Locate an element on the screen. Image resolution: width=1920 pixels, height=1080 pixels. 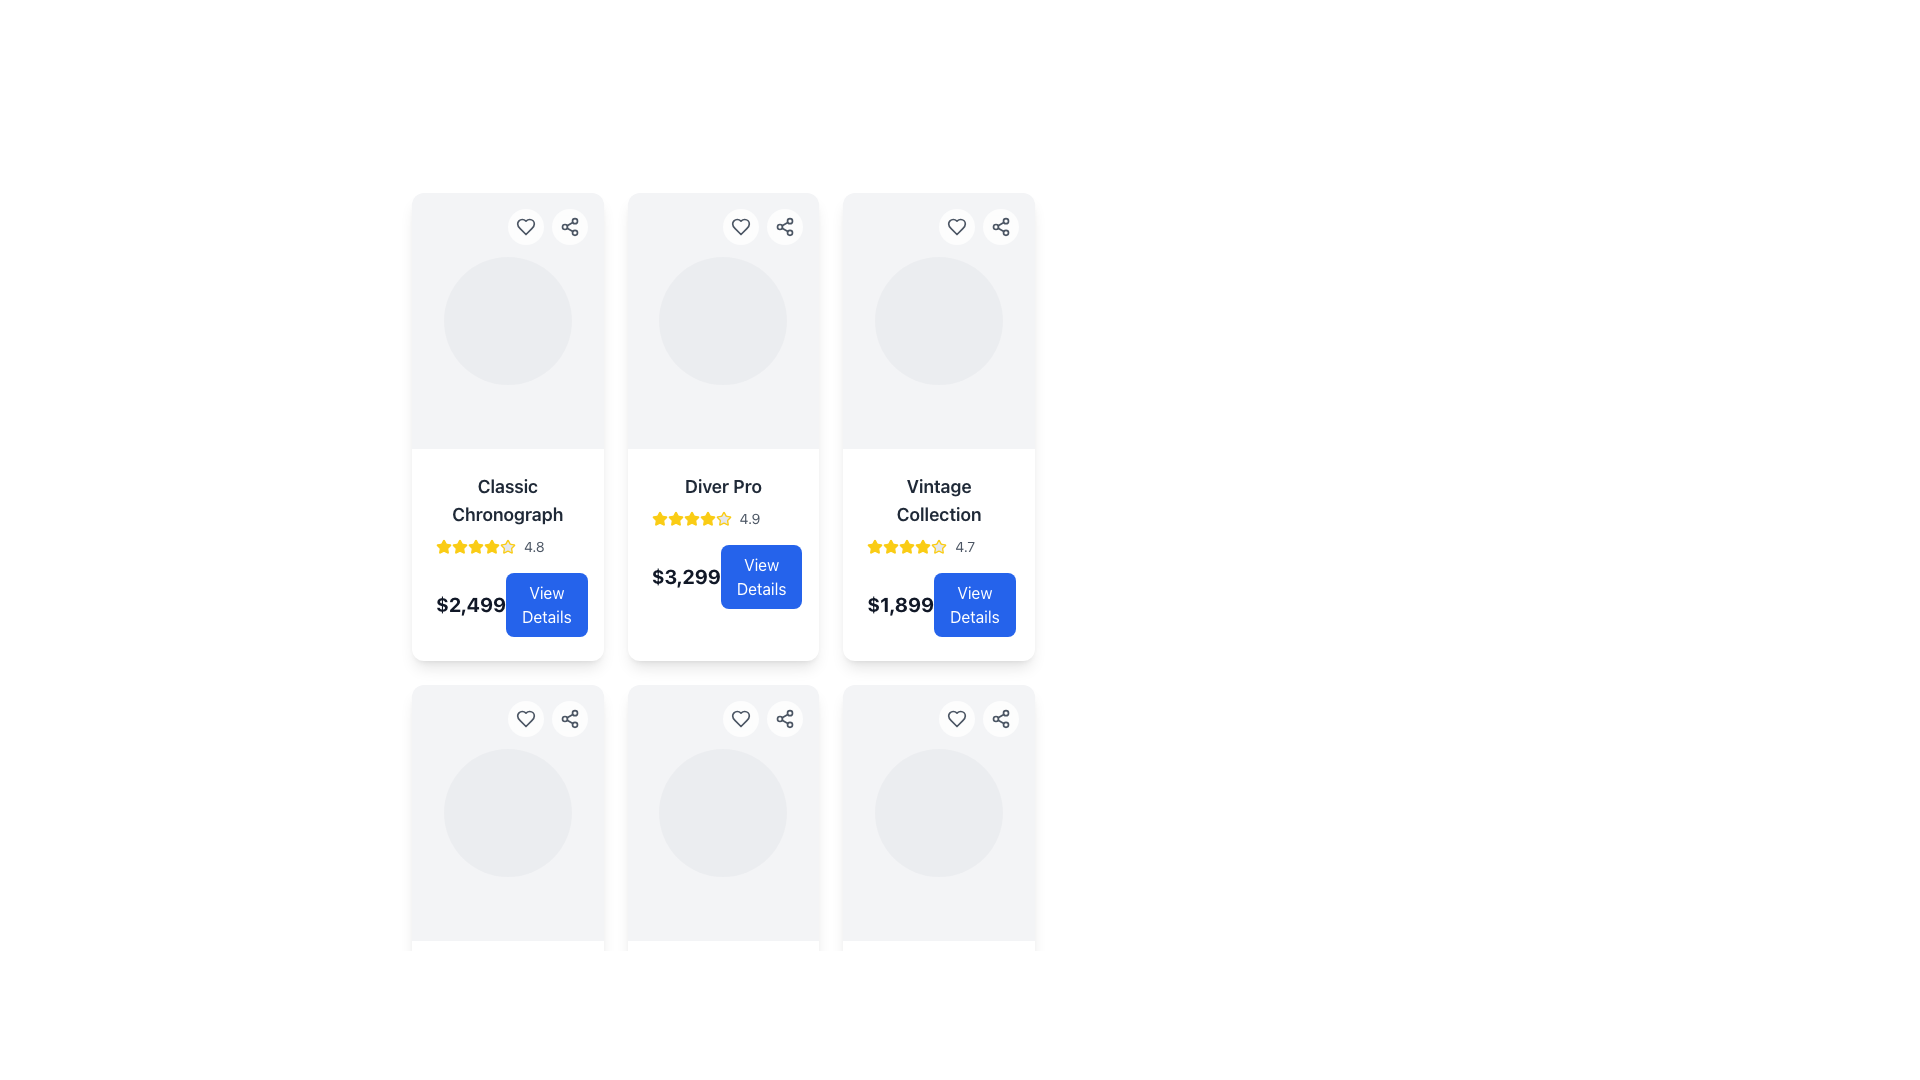
the share button located in the top-right corner of the 'Diver Pro' card, which is the second icon from the right following a heart icon is located at coordinates (784, 226).